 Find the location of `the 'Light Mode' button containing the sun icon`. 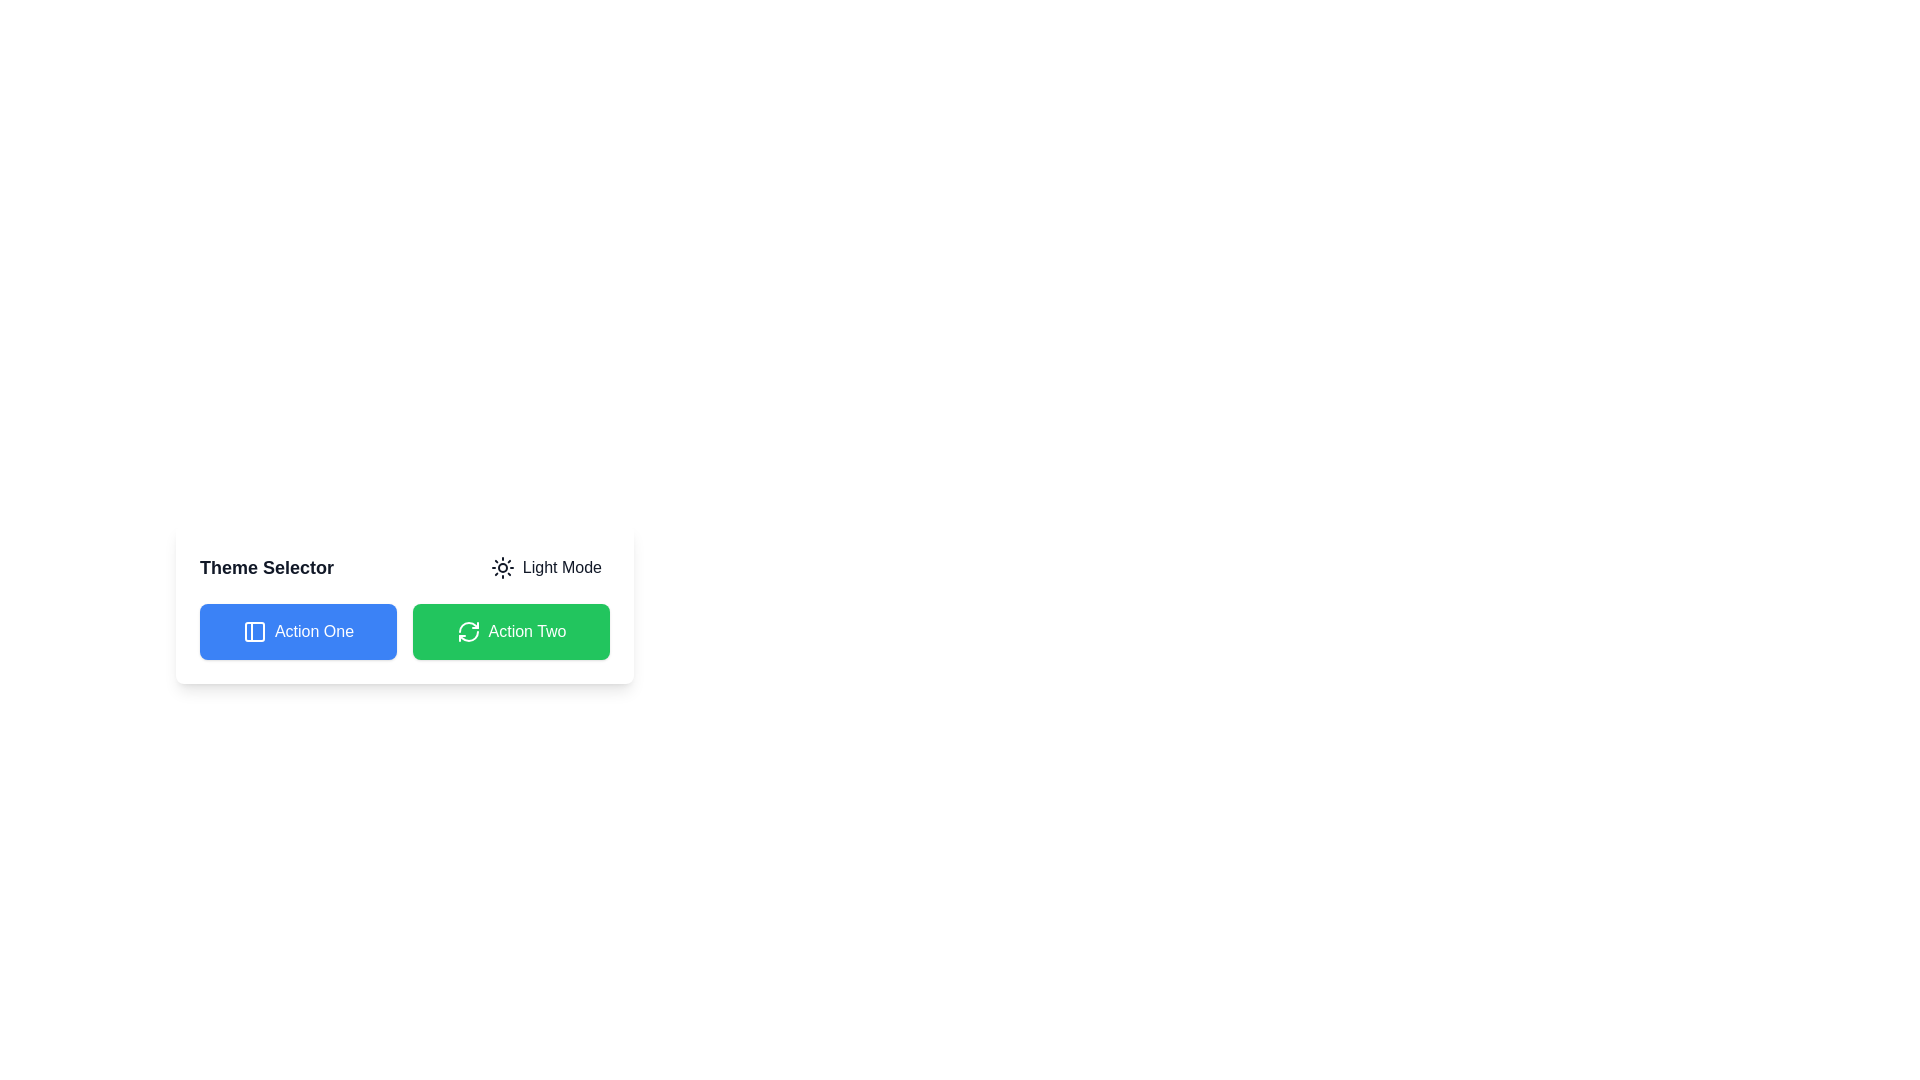

the 'Light Mode' button containing the sun icon is located at coordinates (502, 567).